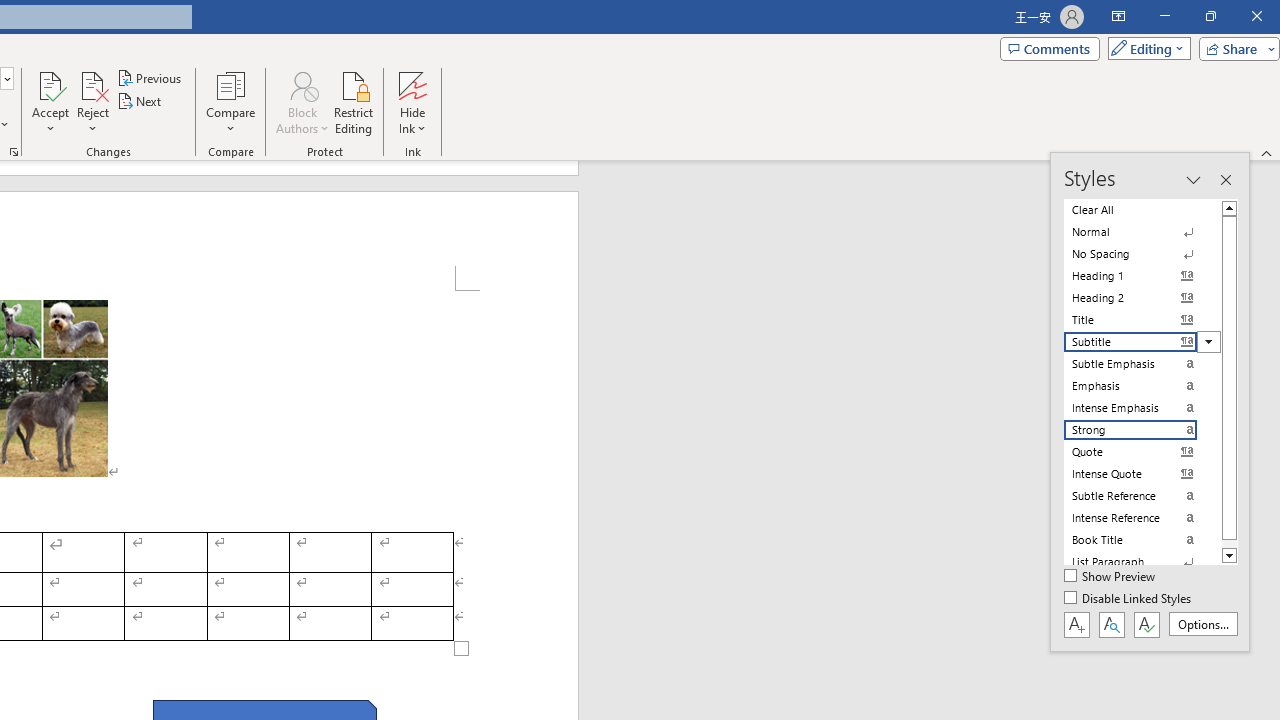  I want to click on 'Emphasis', so click(1142, 385).